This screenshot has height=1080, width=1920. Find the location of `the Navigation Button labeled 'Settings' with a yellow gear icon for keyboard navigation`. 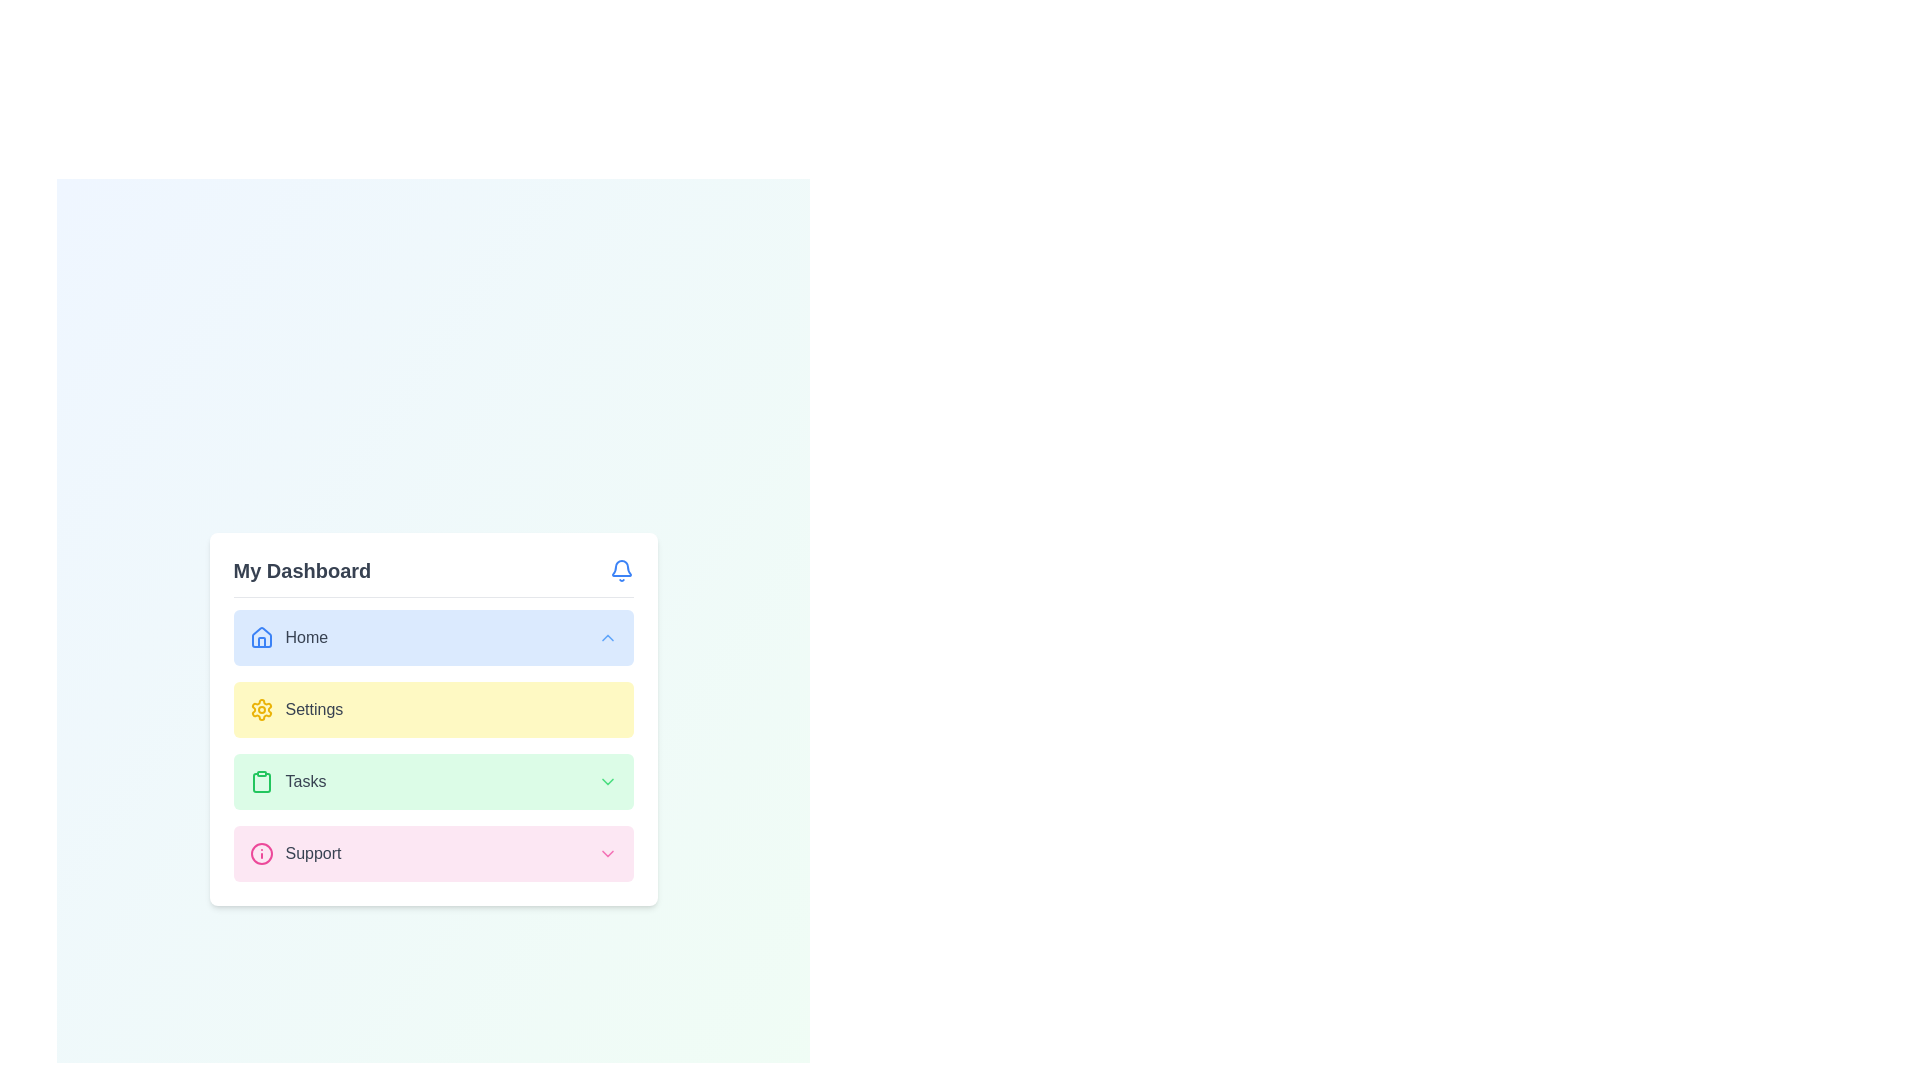

the Navigation Button labeled 'Settings' with a yellow gear icon for keyboard navigation is located at coordinates (432, 708).